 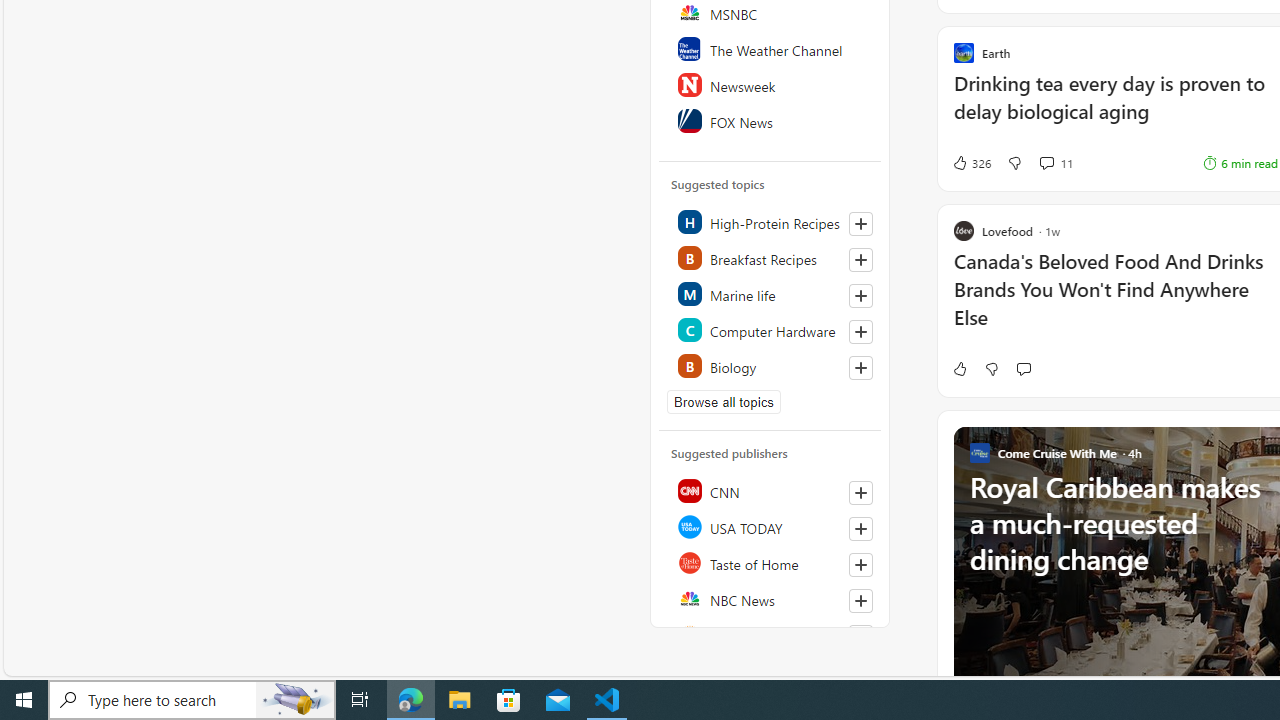 What do you see at coordinates (1055, 162) in the screenshot?
I see `'View comments 11 Comment'` at bounding box center [1055, 162].